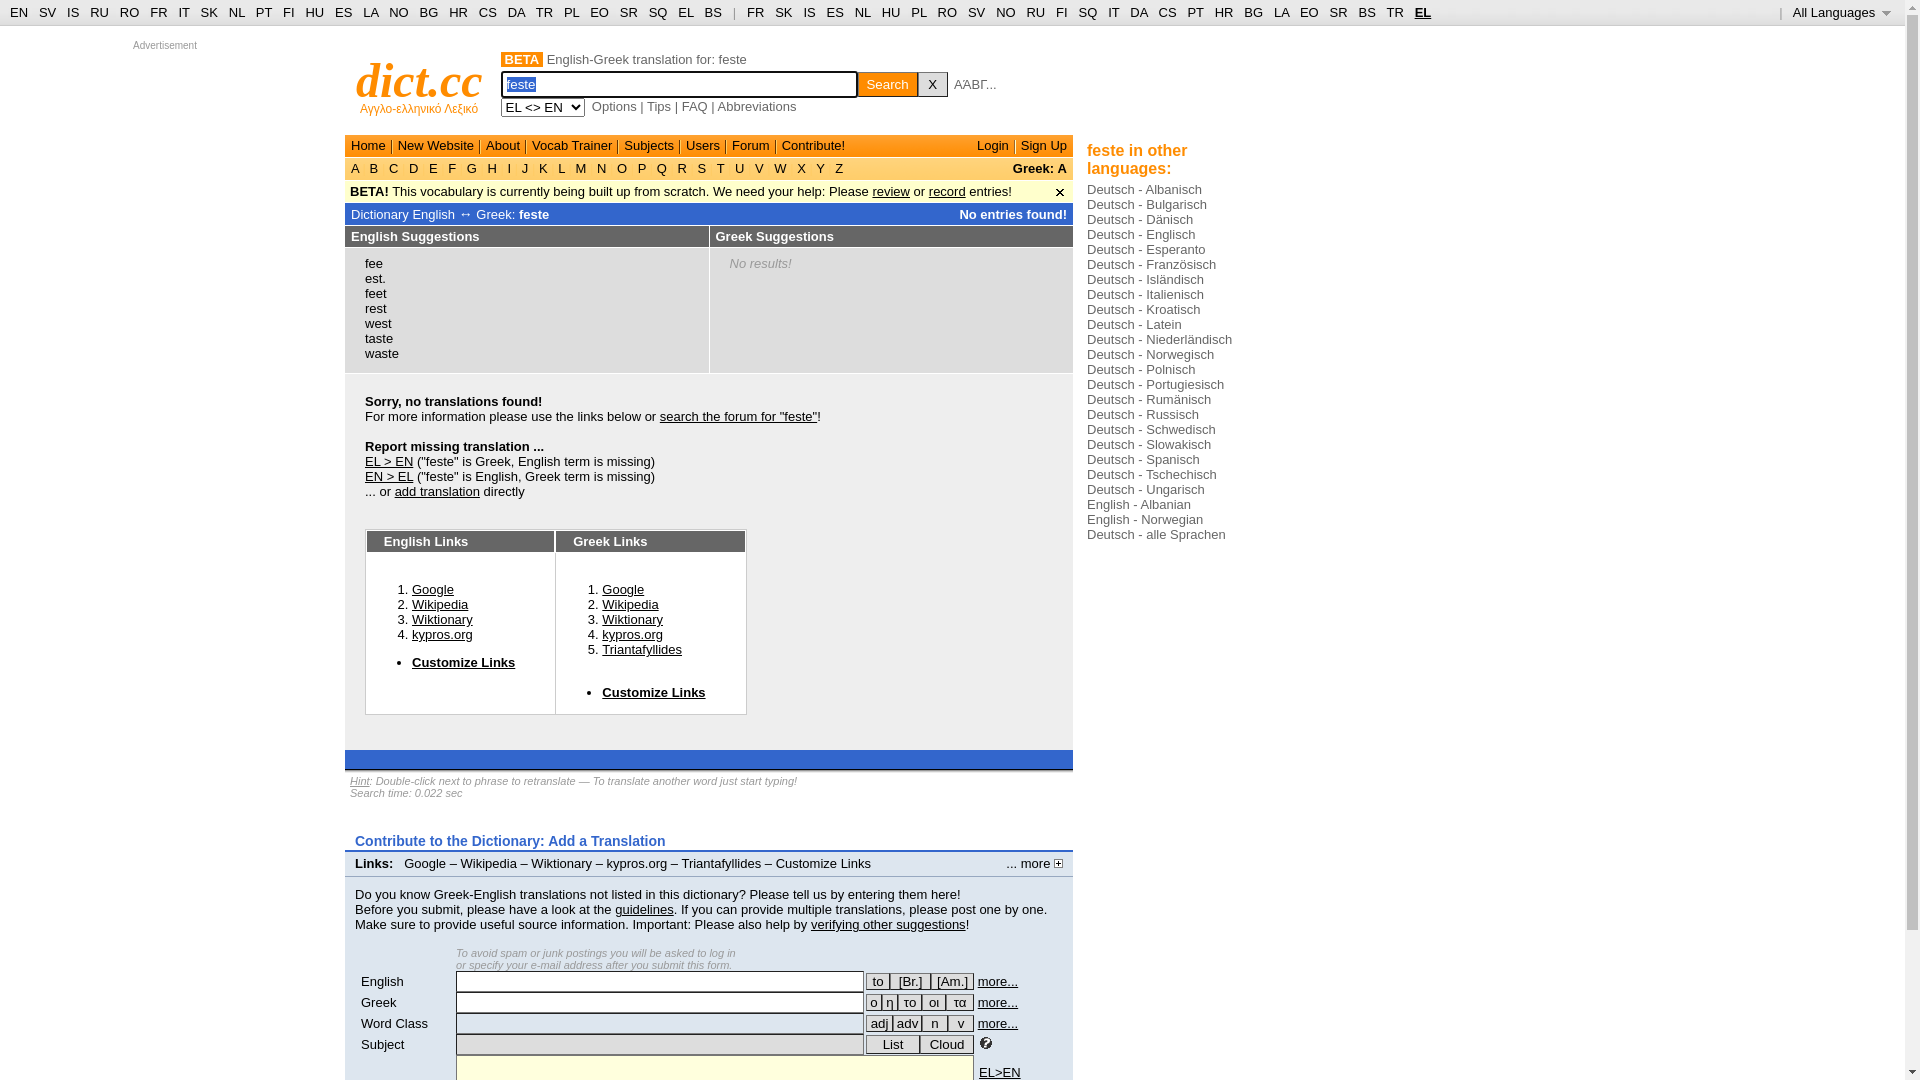  Describe the element at coordinates (360, 779) in the screenshot. I see `'Hint'` at that location.